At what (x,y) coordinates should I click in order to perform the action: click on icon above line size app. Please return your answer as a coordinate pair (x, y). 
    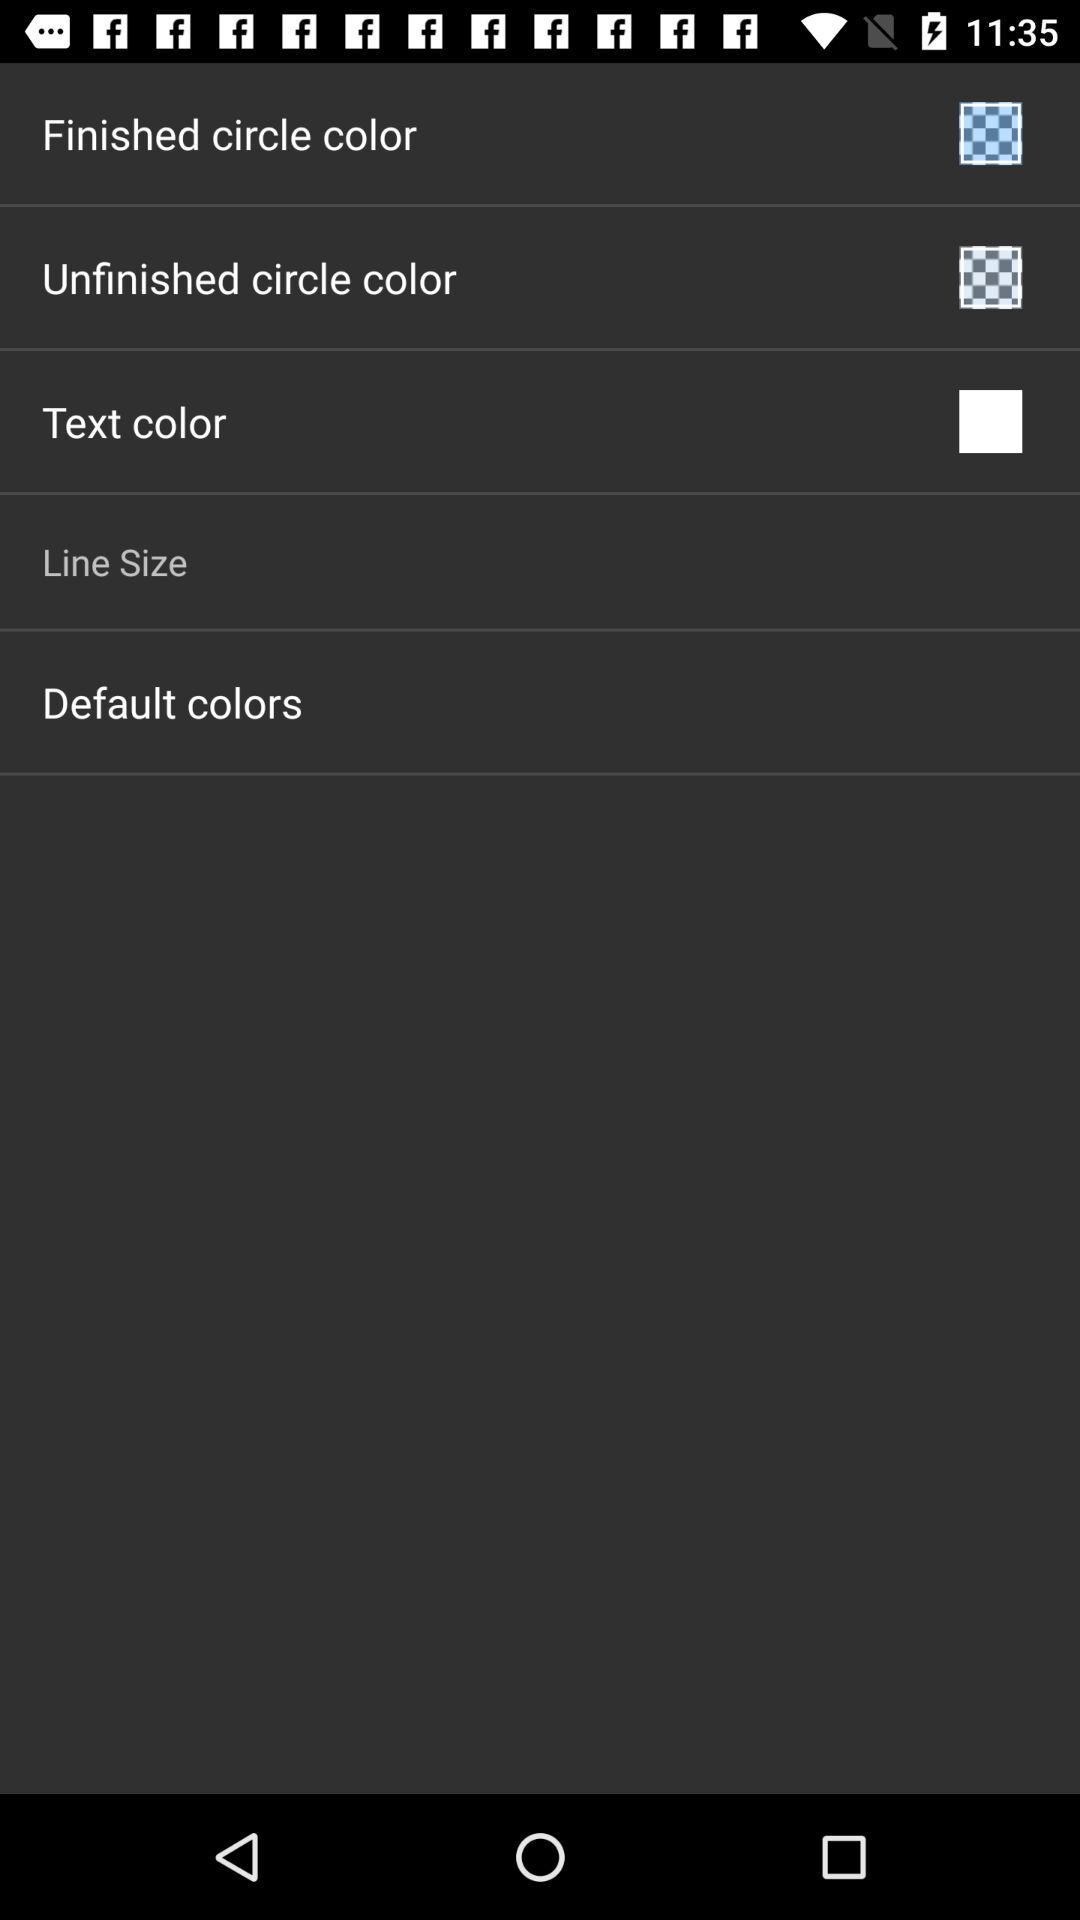
    Looking at the image, I should click on (134, 420).